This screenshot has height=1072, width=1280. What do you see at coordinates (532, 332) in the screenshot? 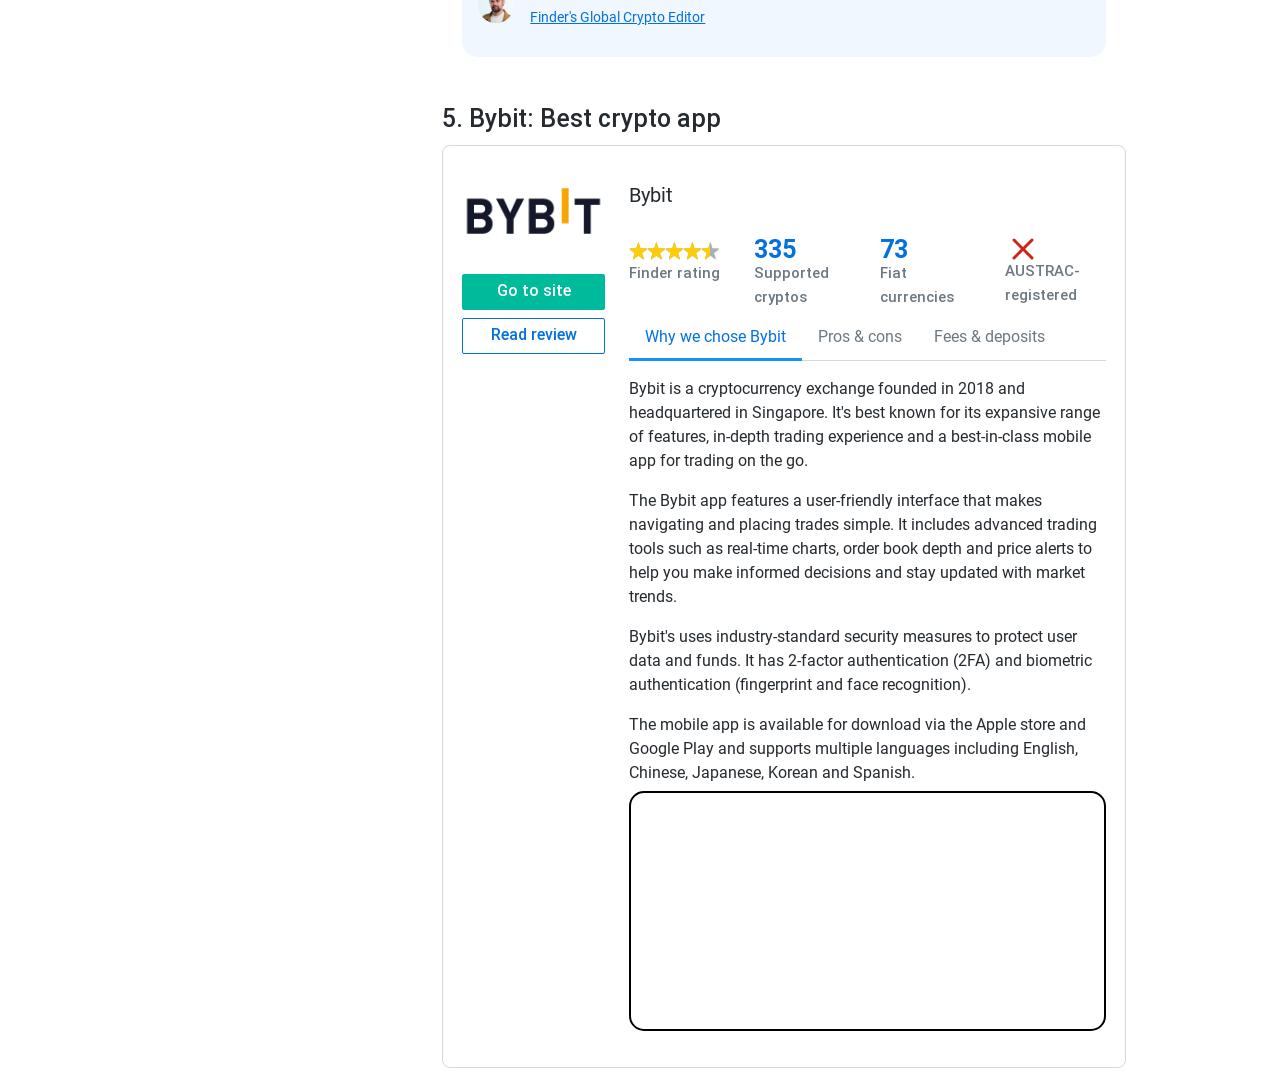
I see `'Read review'` at bounding box center [532, 332].